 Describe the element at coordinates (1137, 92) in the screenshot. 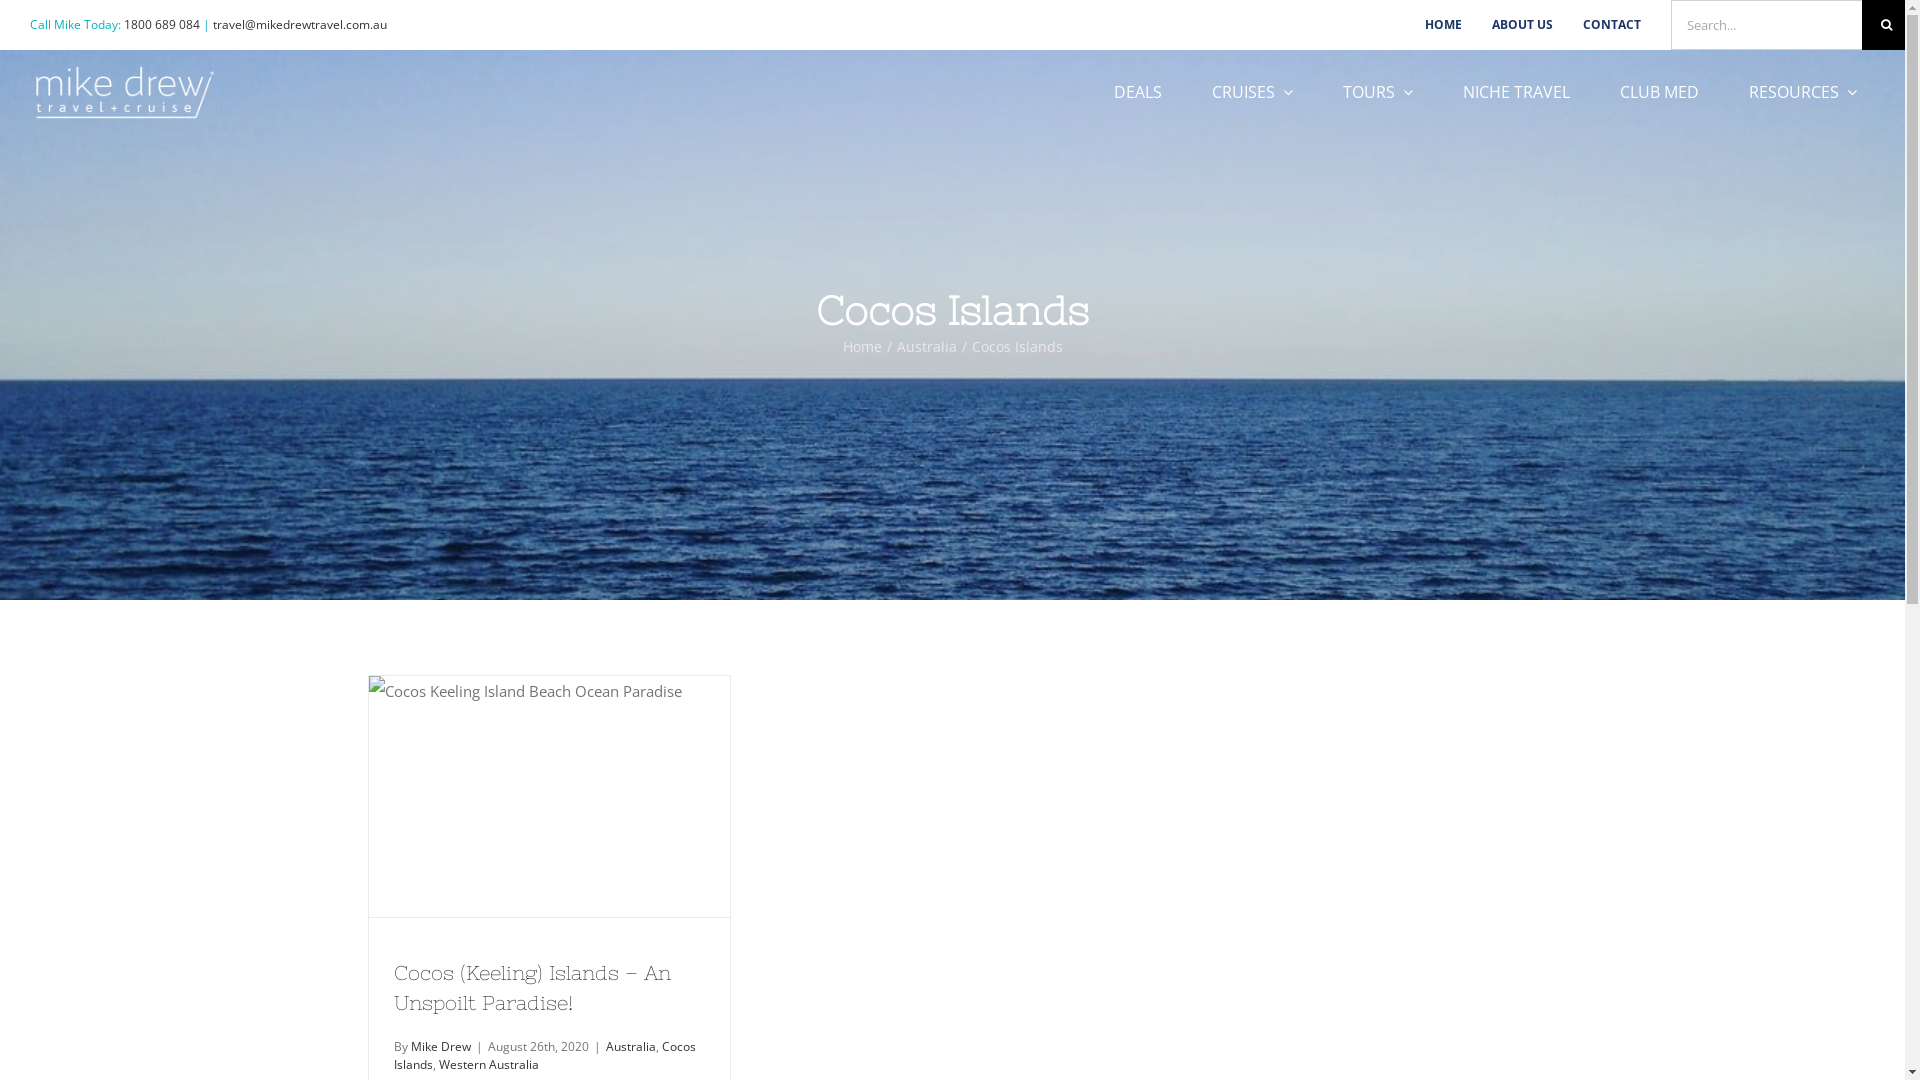

I see `'DEALS'` at that location.